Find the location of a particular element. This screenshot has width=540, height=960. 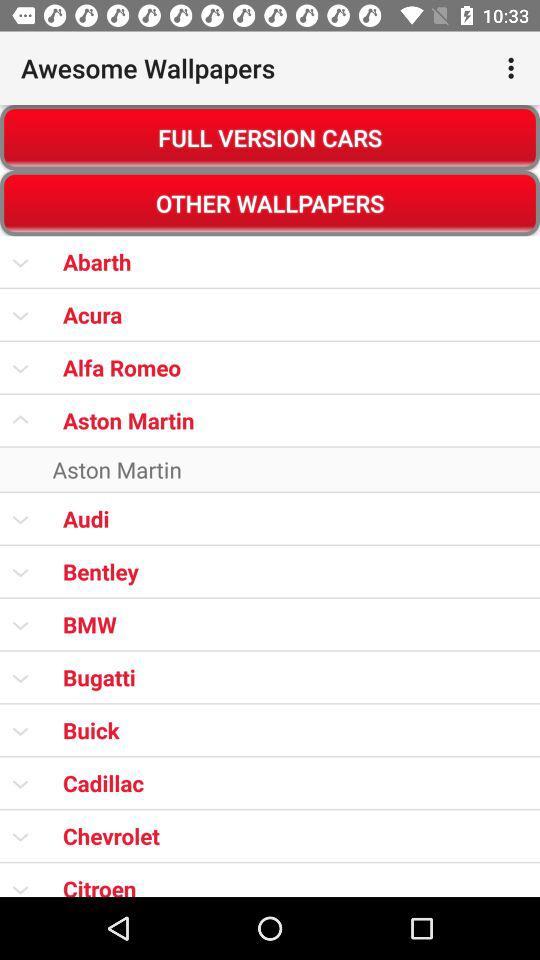

other wallpapers is located at coordinates (270, 203).